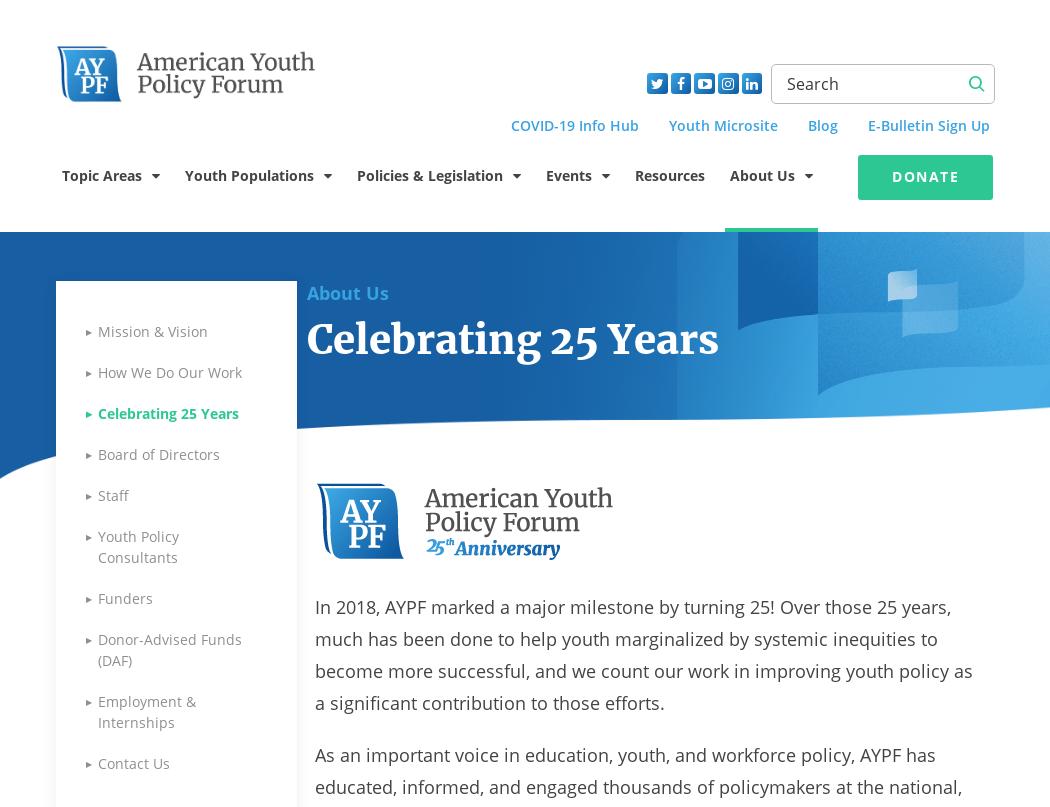 The width and height of the screenshot is (1050, 807). What do you see at coordinates (214, 386) in the screenshot?
I see `'First-Generation College Students'` at bounding box center [214, 386].